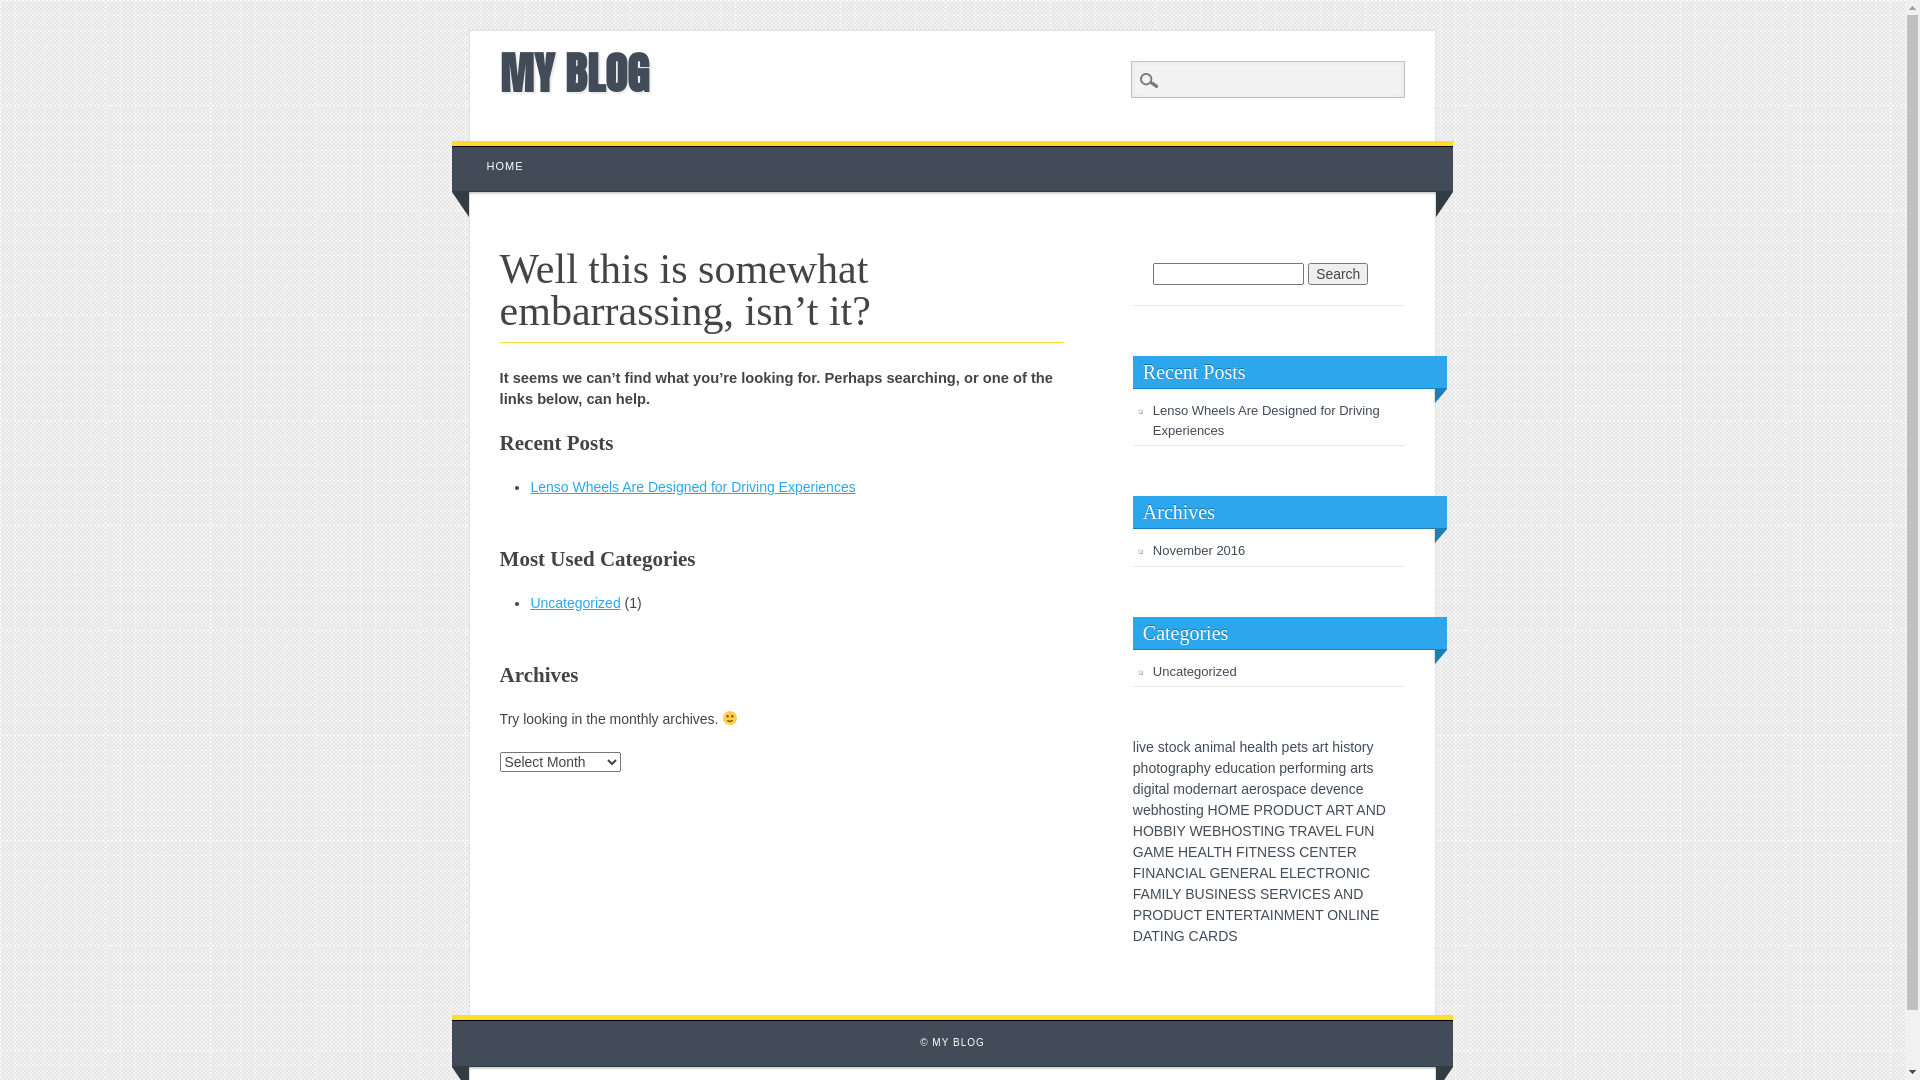 This screenshot has width=1920, height=1080. Describe the element at coordinates (1206, 766) in the screenshot. I see `'y'` at that location.